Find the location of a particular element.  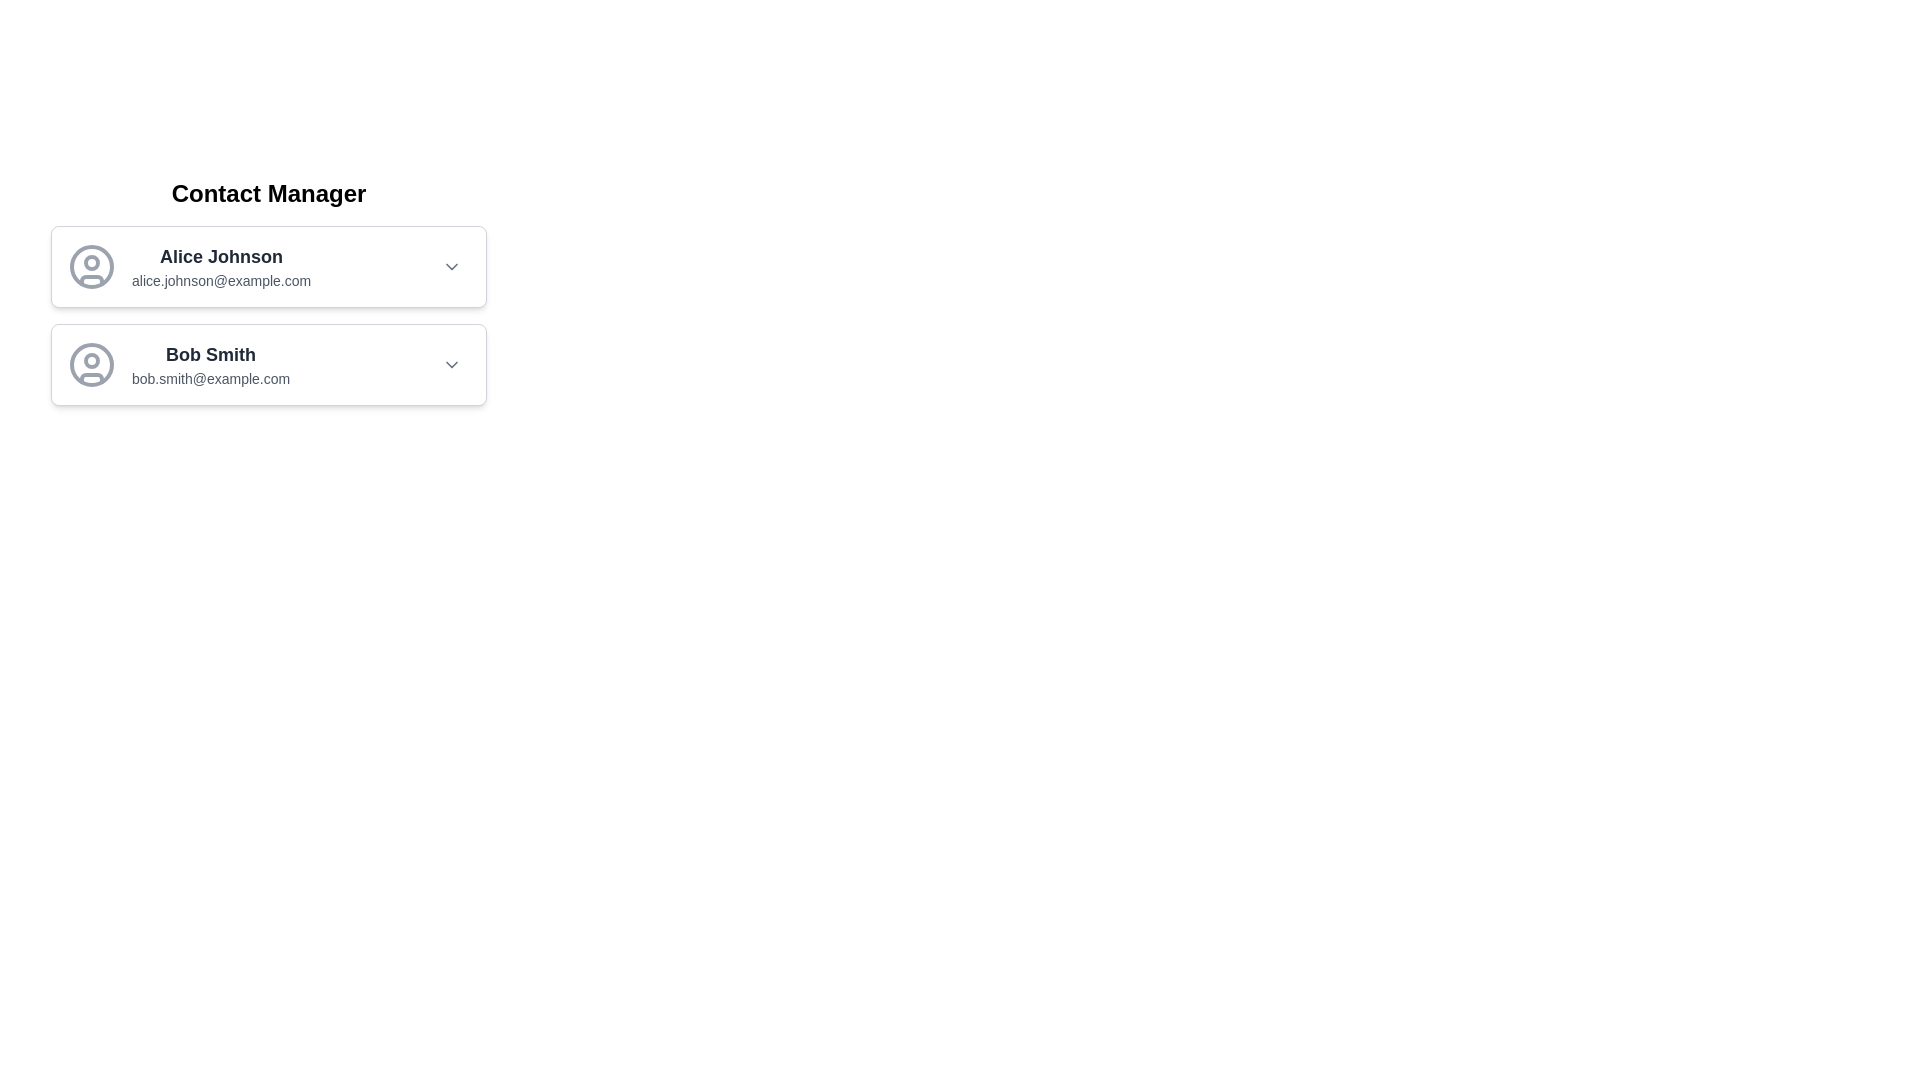

the small downward-pointing chevron icon embedded within the circular button located on the right side of the top contact card for 'Alice Johnson' is located at coordinates (450, 265).